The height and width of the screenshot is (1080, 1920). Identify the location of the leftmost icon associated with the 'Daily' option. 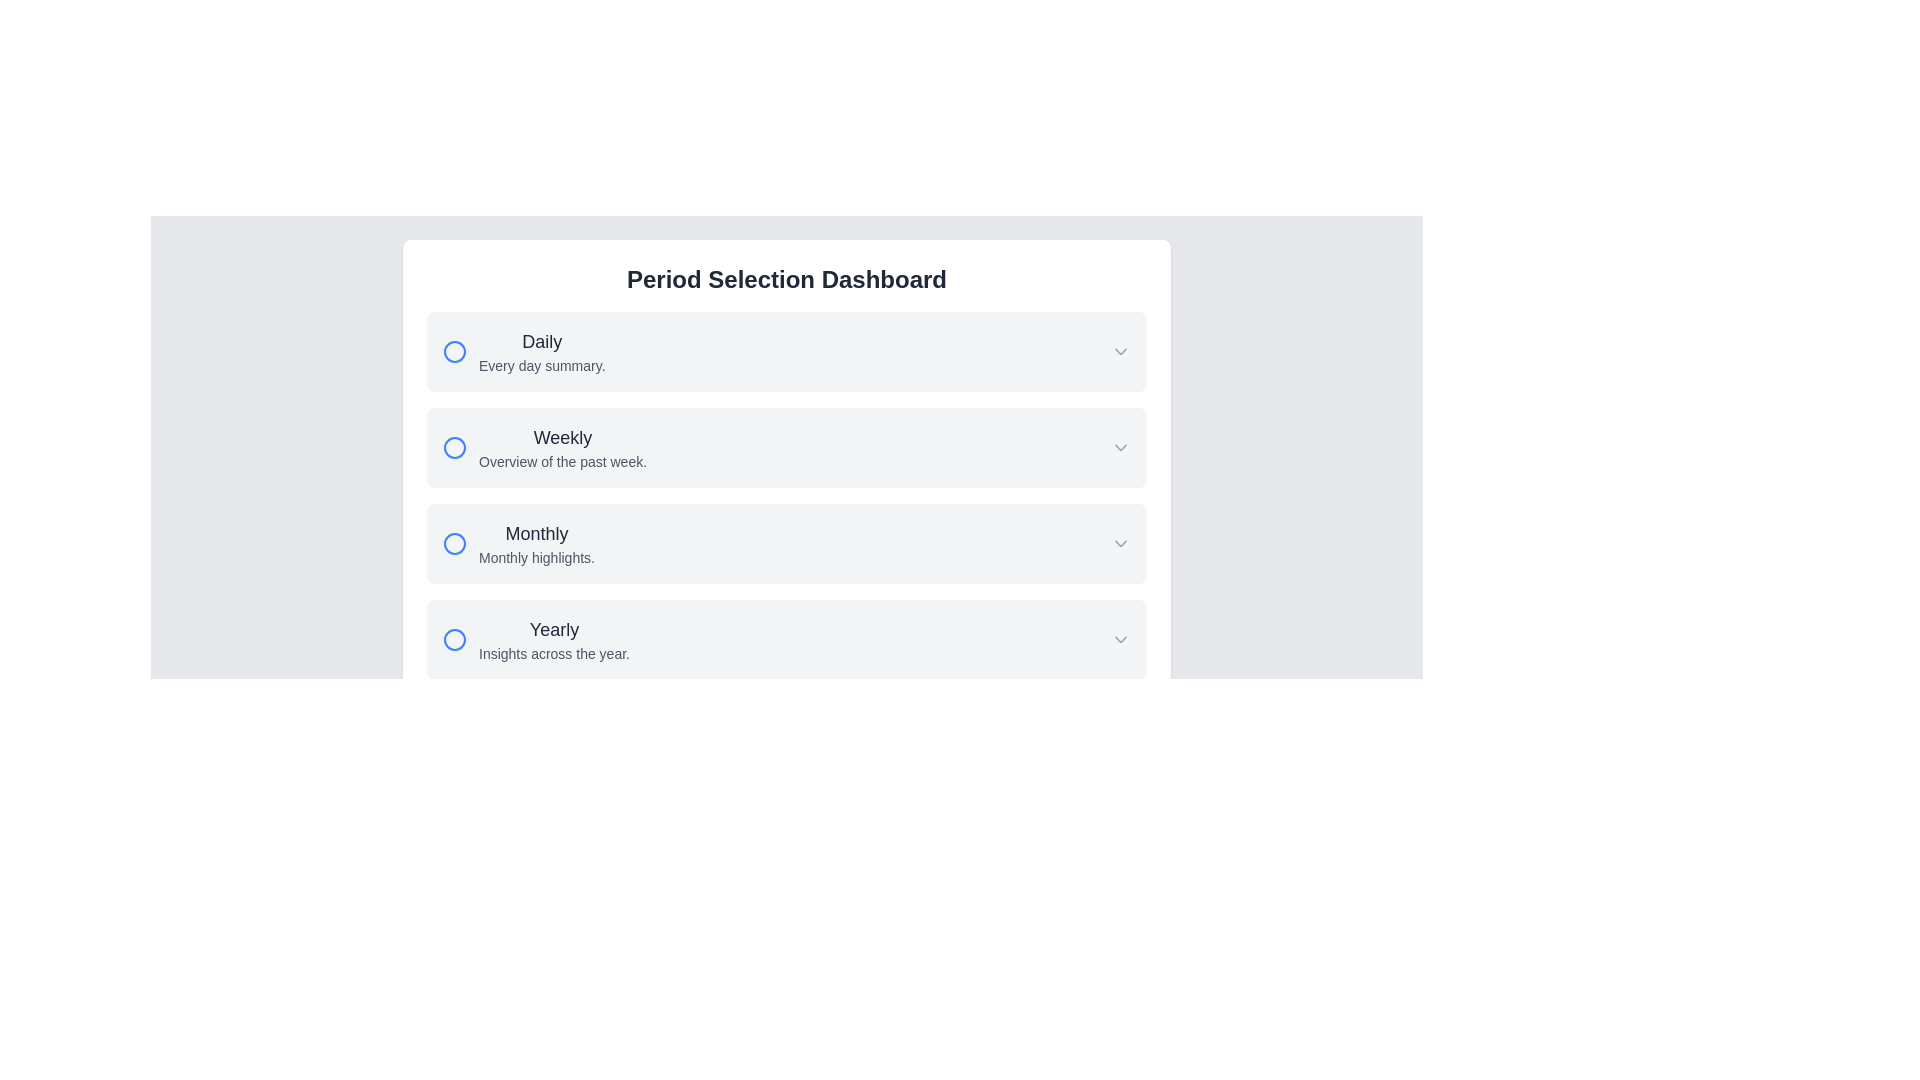
(454, 350).